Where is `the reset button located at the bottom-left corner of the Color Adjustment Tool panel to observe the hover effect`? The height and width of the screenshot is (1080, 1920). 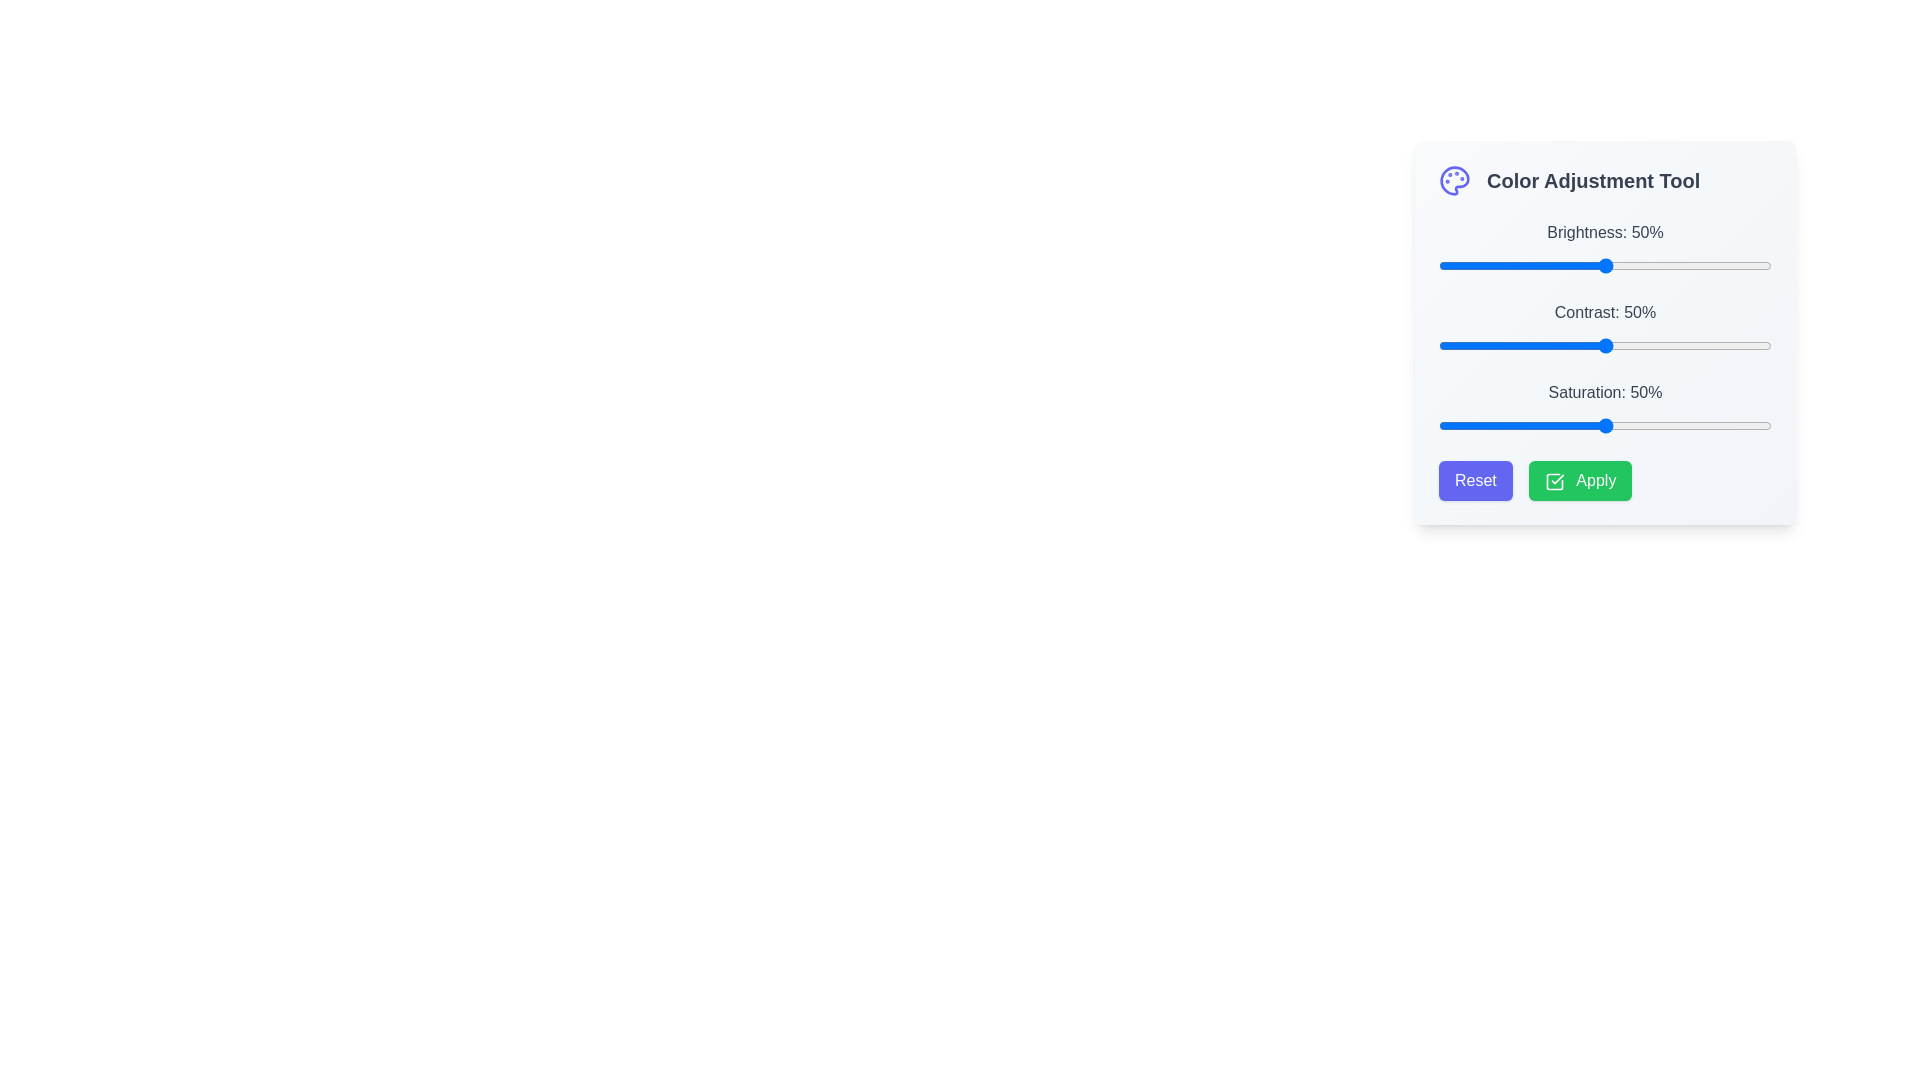
the reset button located at the bottom-left corner of the Color Adjustment Tool panel to observe the hover effect is located at coordinates (1475, 481).